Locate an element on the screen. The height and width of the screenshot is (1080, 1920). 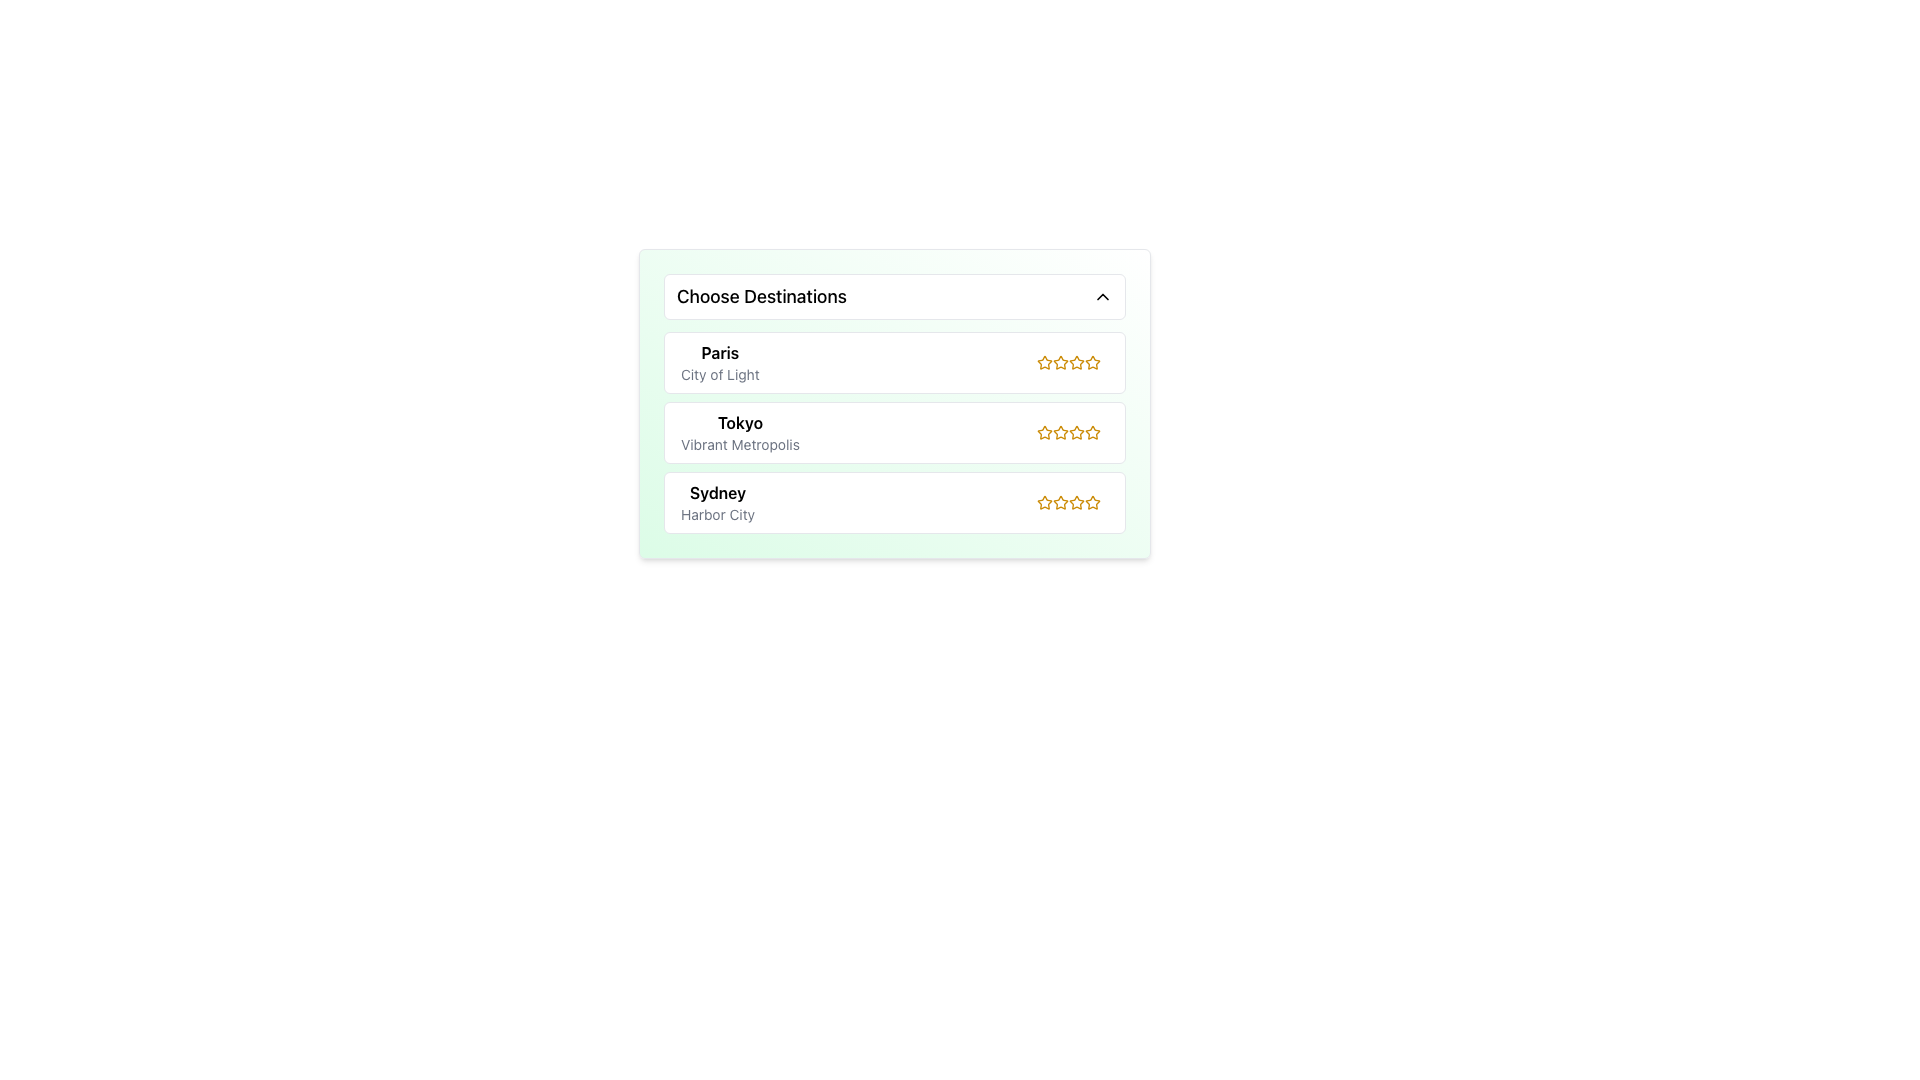
the gold-colored rating stars located to the right of the 'Tokyo - Vibrant Metropolis' label, which is the middle option in the list is located at coordinates (1068, 431).